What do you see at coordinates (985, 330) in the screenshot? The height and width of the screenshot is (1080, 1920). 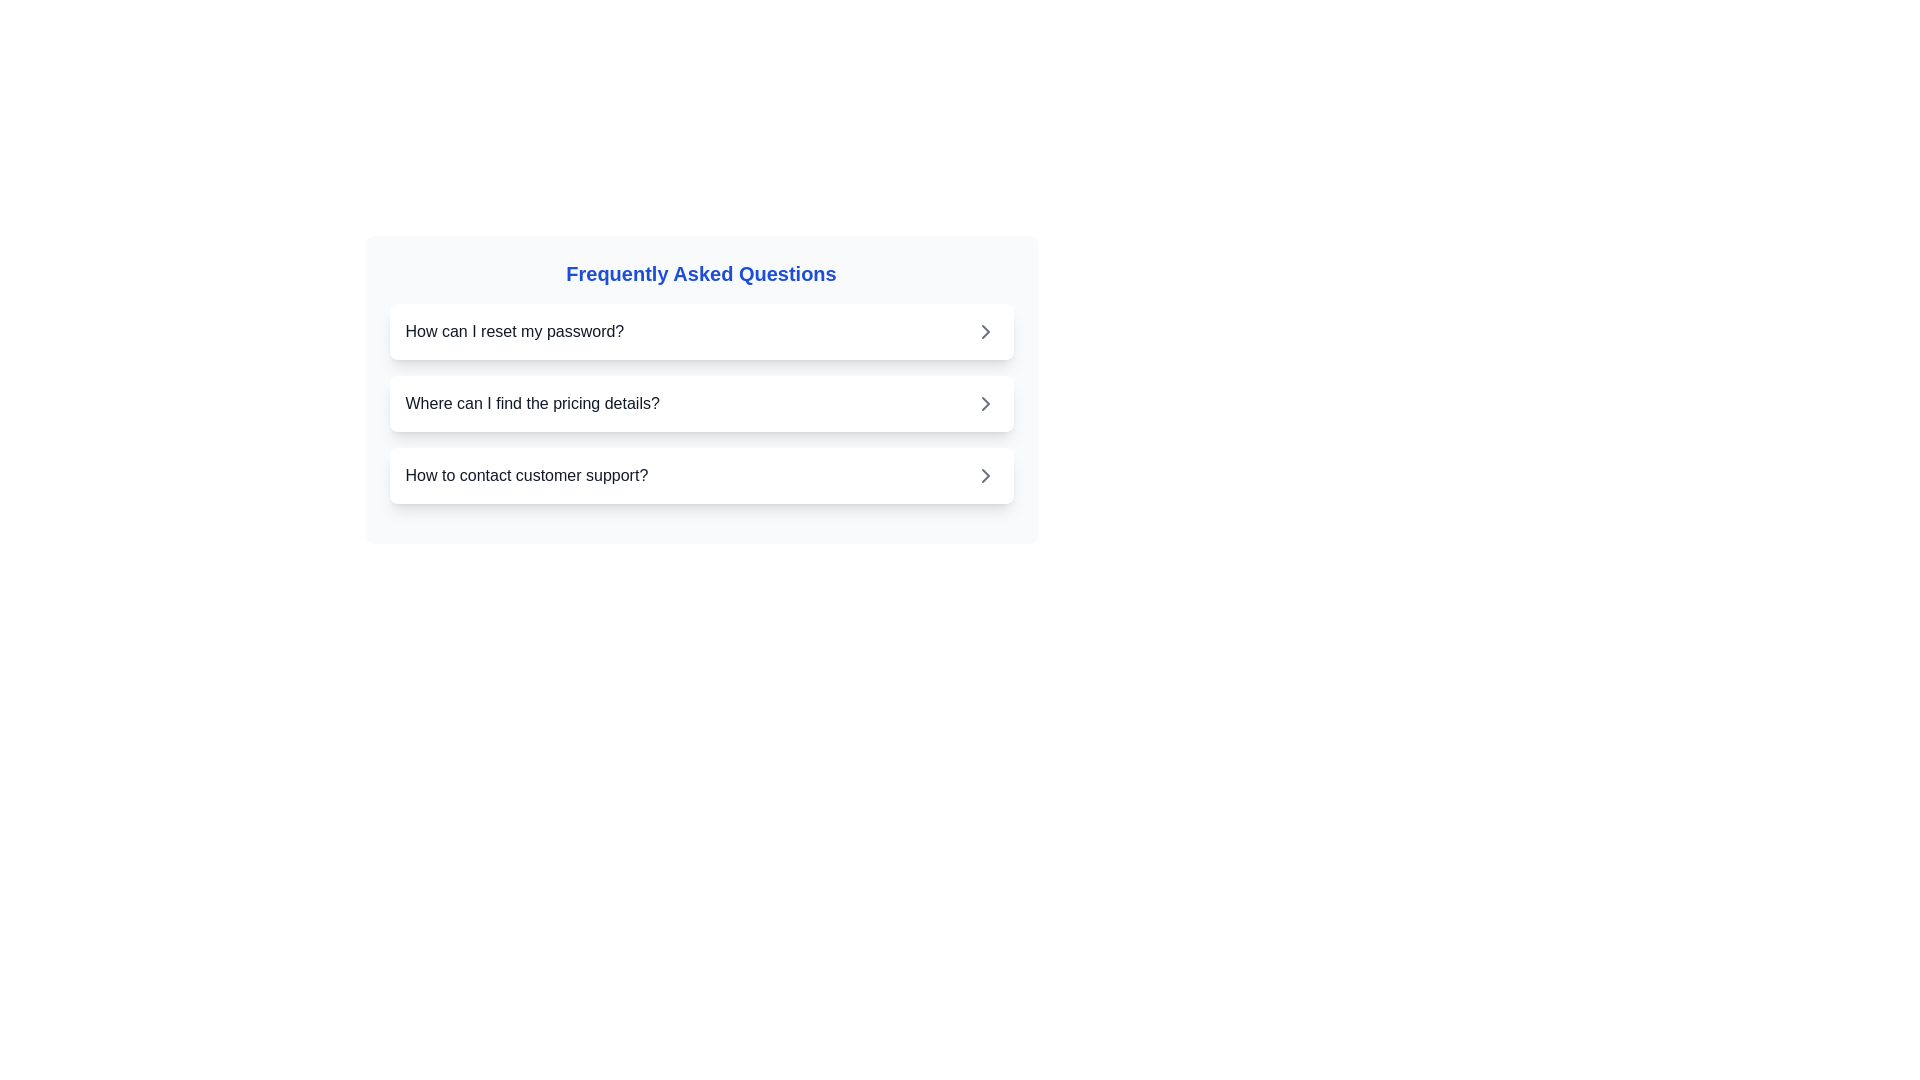 I see `the chevron icon located at the right end of the first row in the FAQ list, aligned with the question 'How can I reset my password?'` at bounding box center [985, 330].